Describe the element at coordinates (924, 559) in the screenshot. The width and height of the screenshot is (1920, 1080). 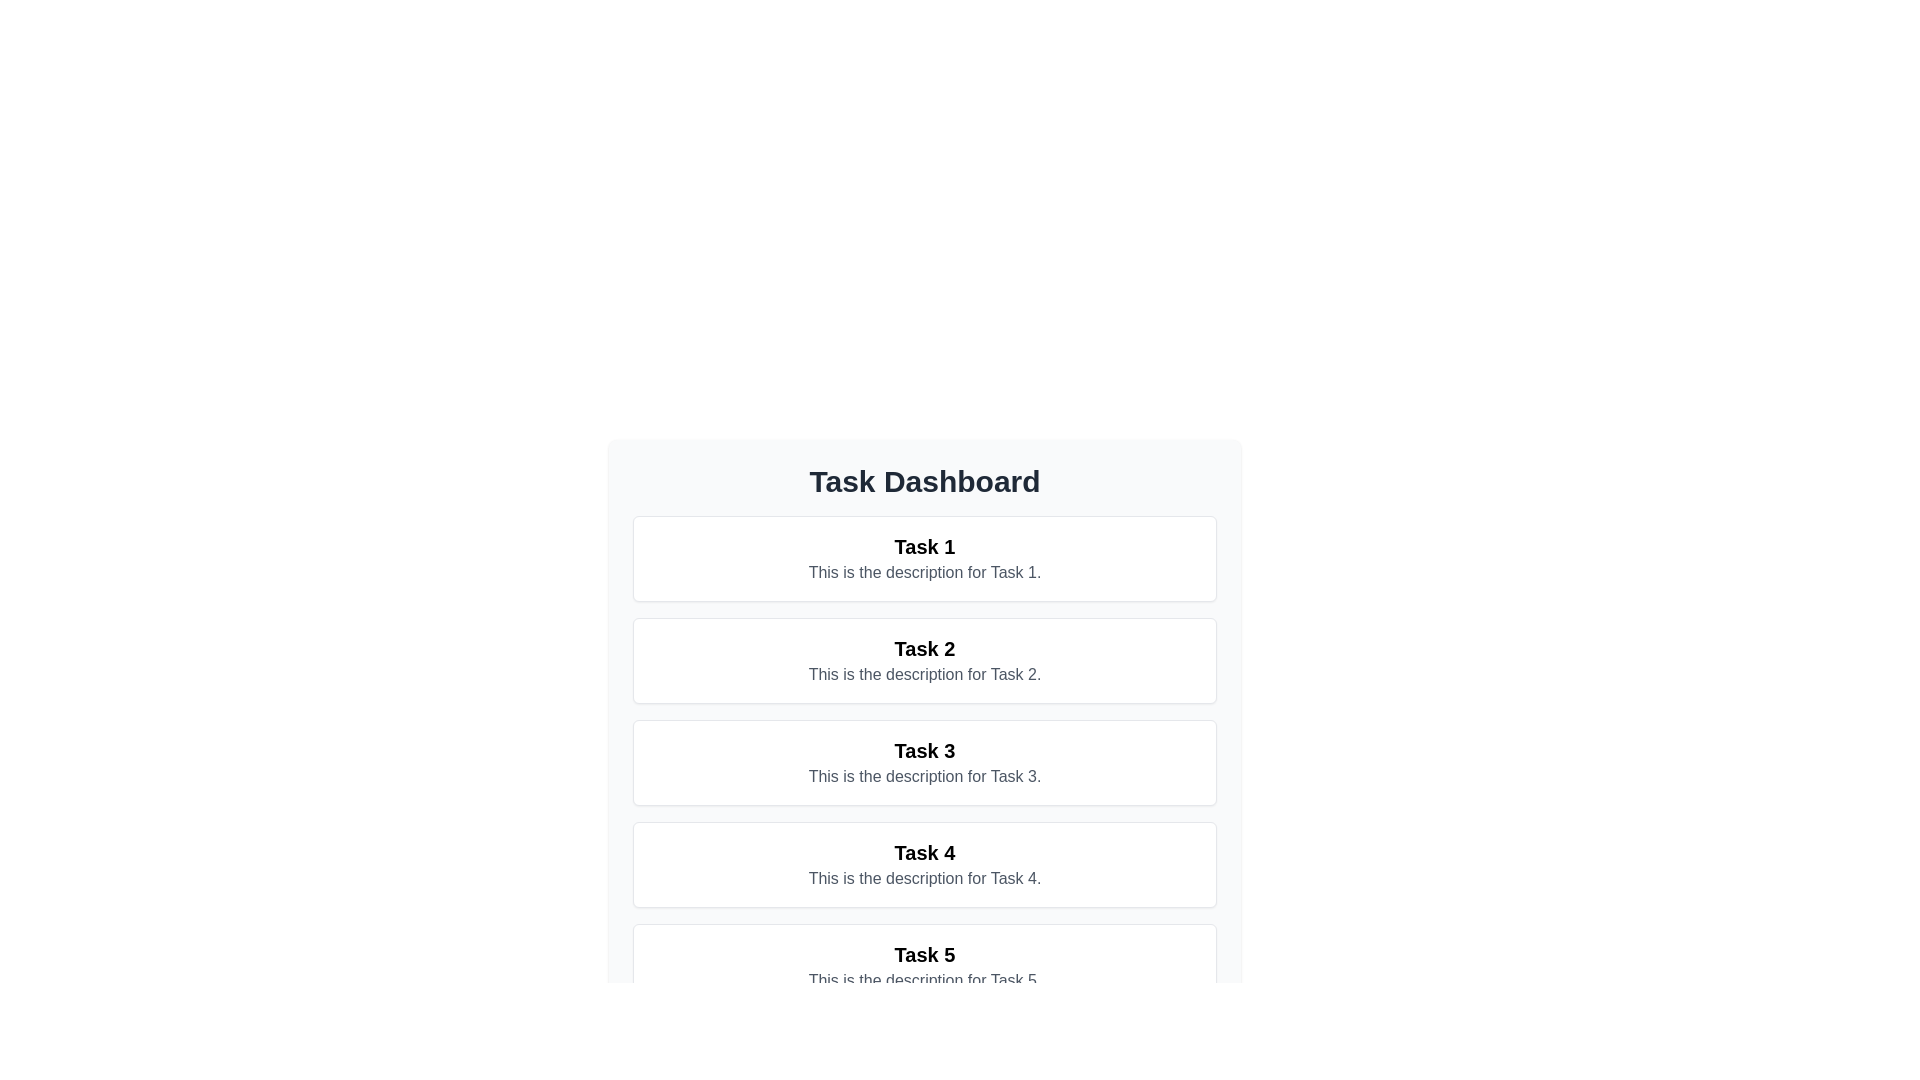
I see `the Information card titled 'Task 1', which is the first item in a vertical list of similar cards` at that location.